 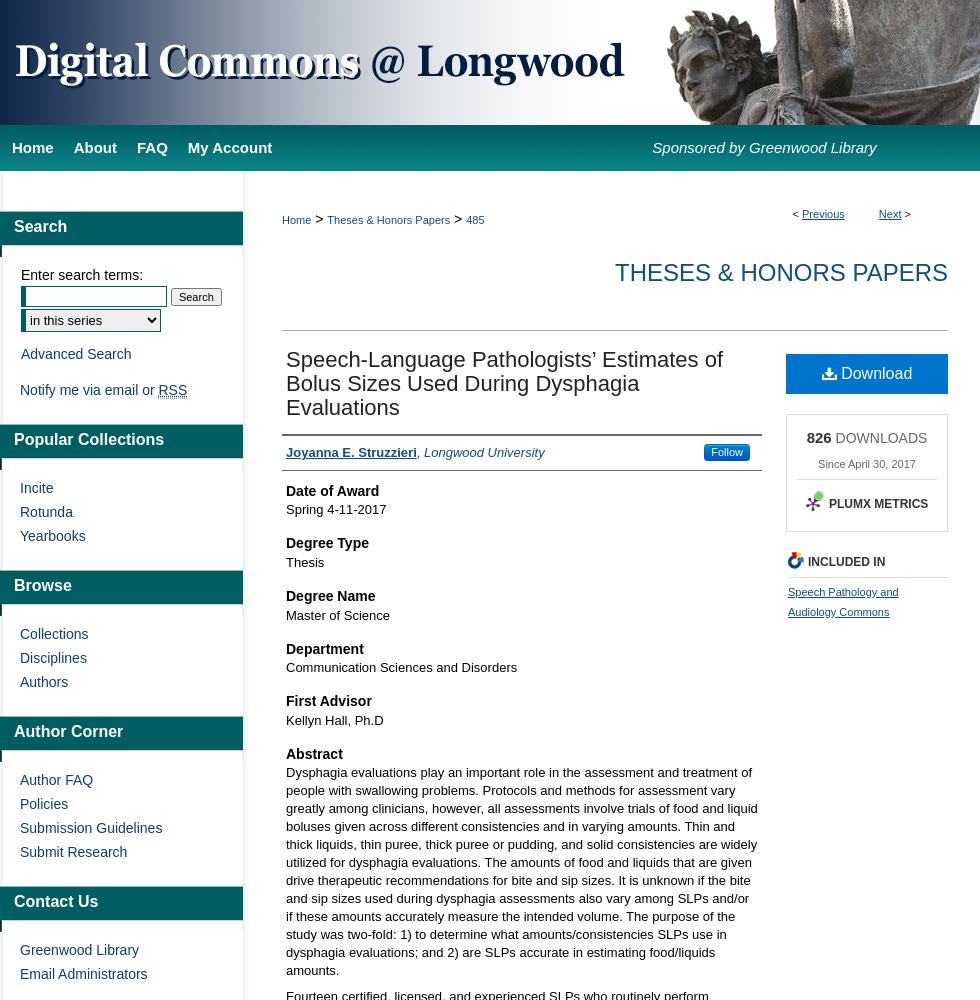 What do you see at coordinates (475, 219) in the screenshot?
I see `'485'` at bounding box center [475, 219].